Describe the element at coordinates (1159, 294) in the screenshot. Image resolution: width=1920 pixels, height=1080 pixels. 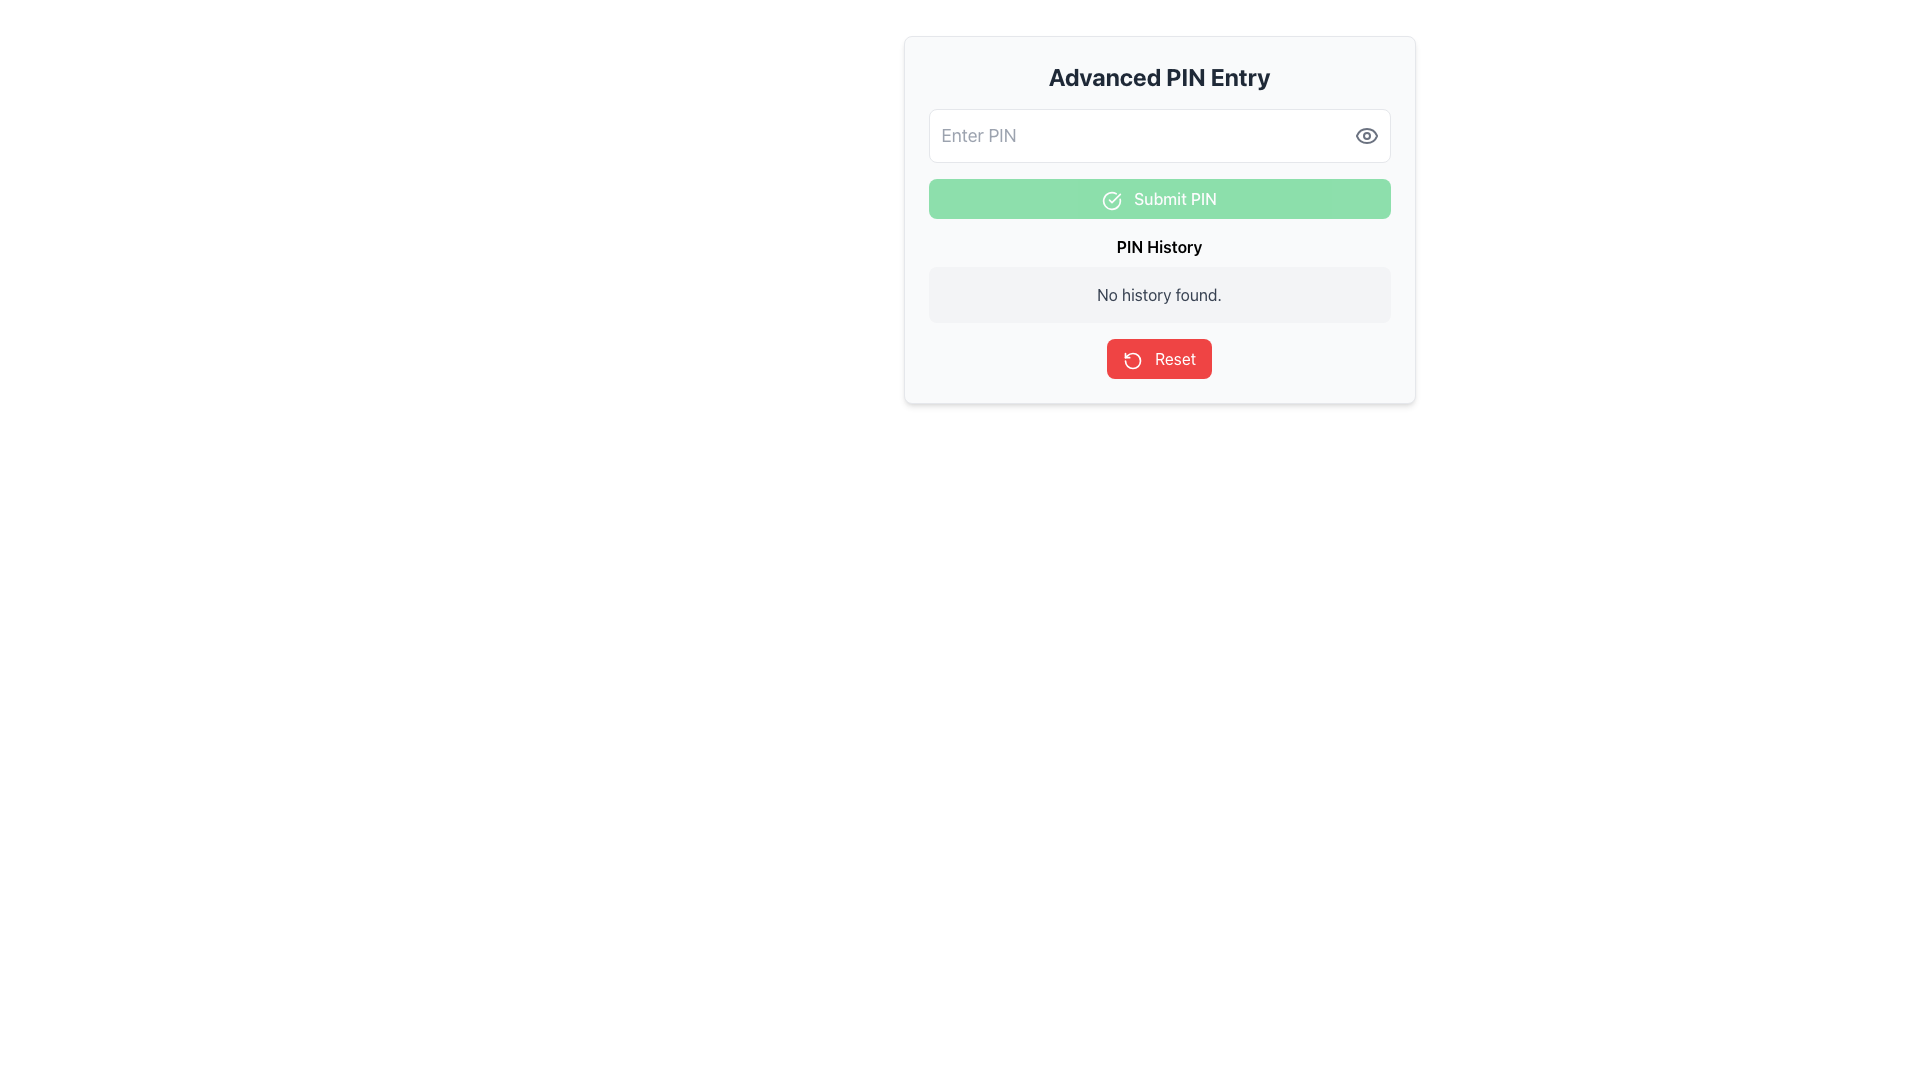
I see `the static text label displaying 'No history found.' located under the 'Submit PIN' button in the 'PIN History' section` at that location.